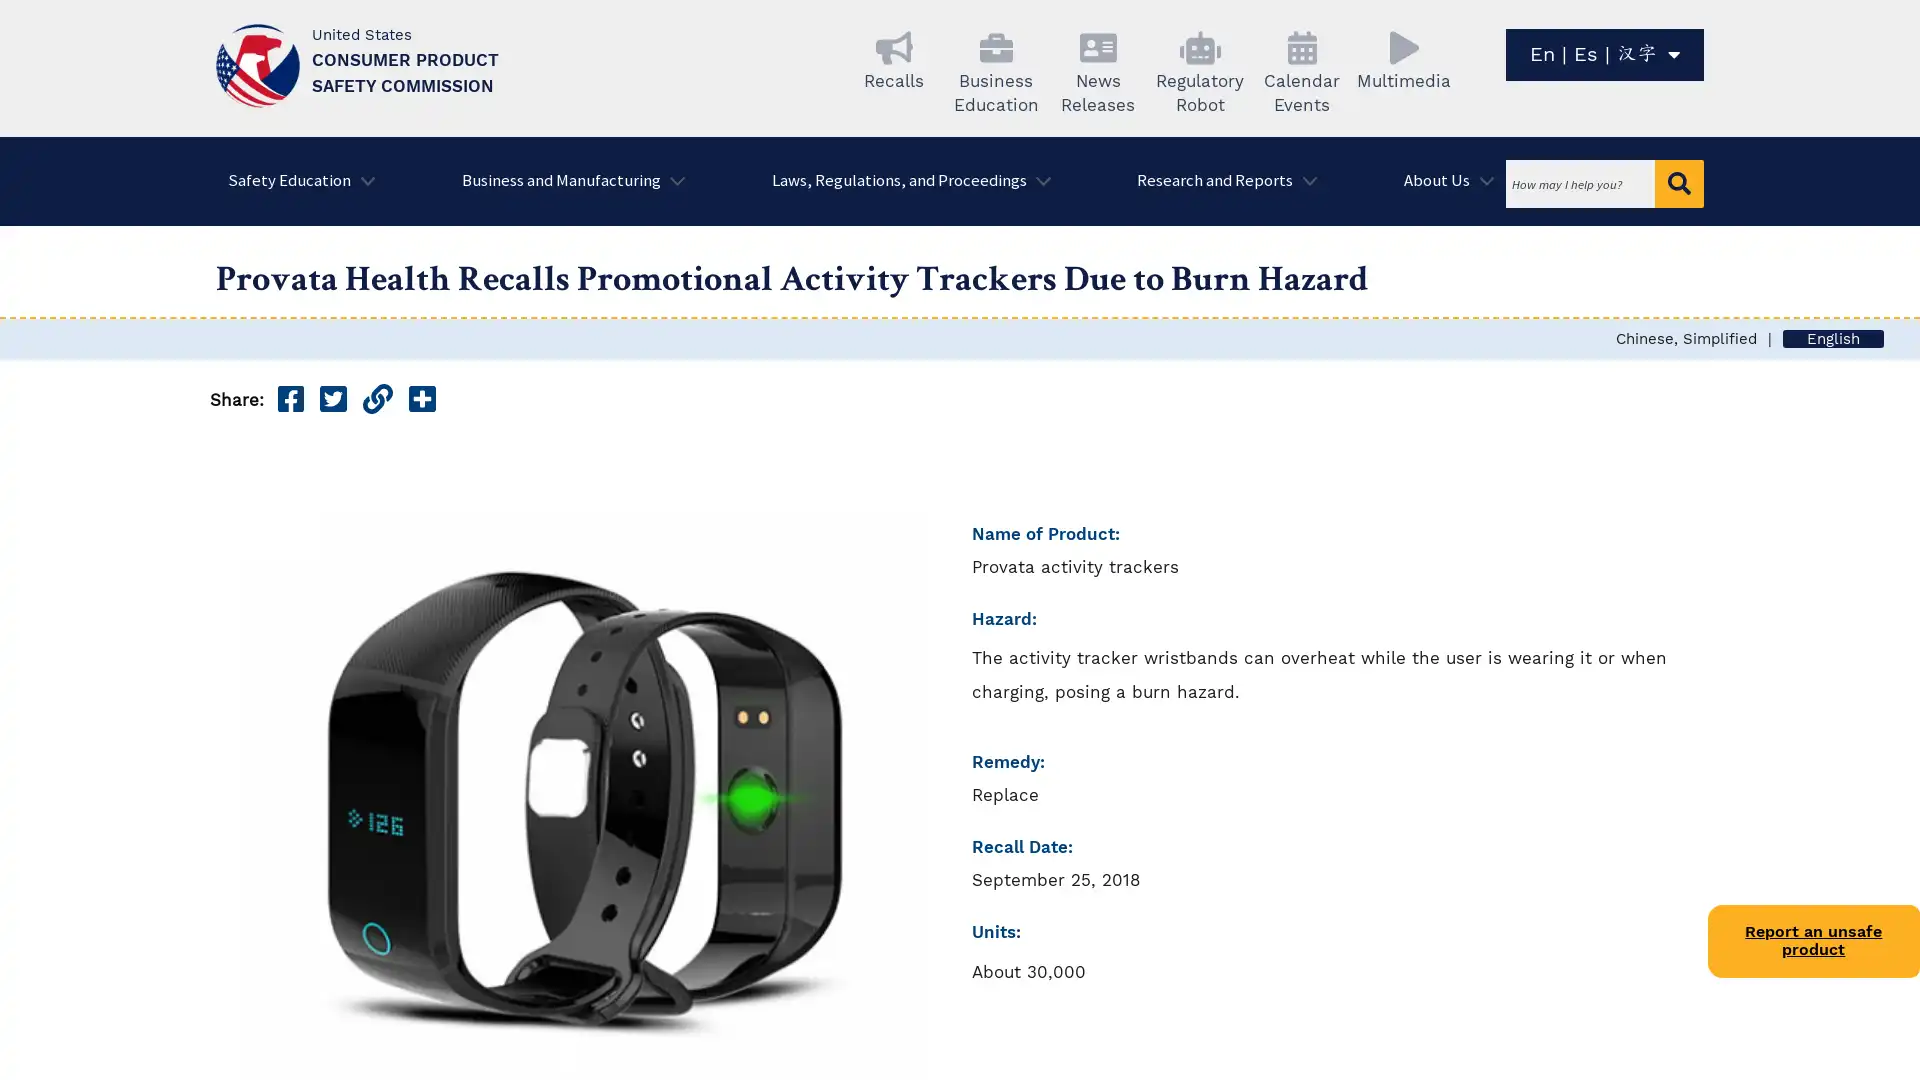 This screenshot has width=1920, height=1080. What do you see at coordinates (1679, 184) in the screenshot?
I see `Search` at bounding box center [1679, 184].